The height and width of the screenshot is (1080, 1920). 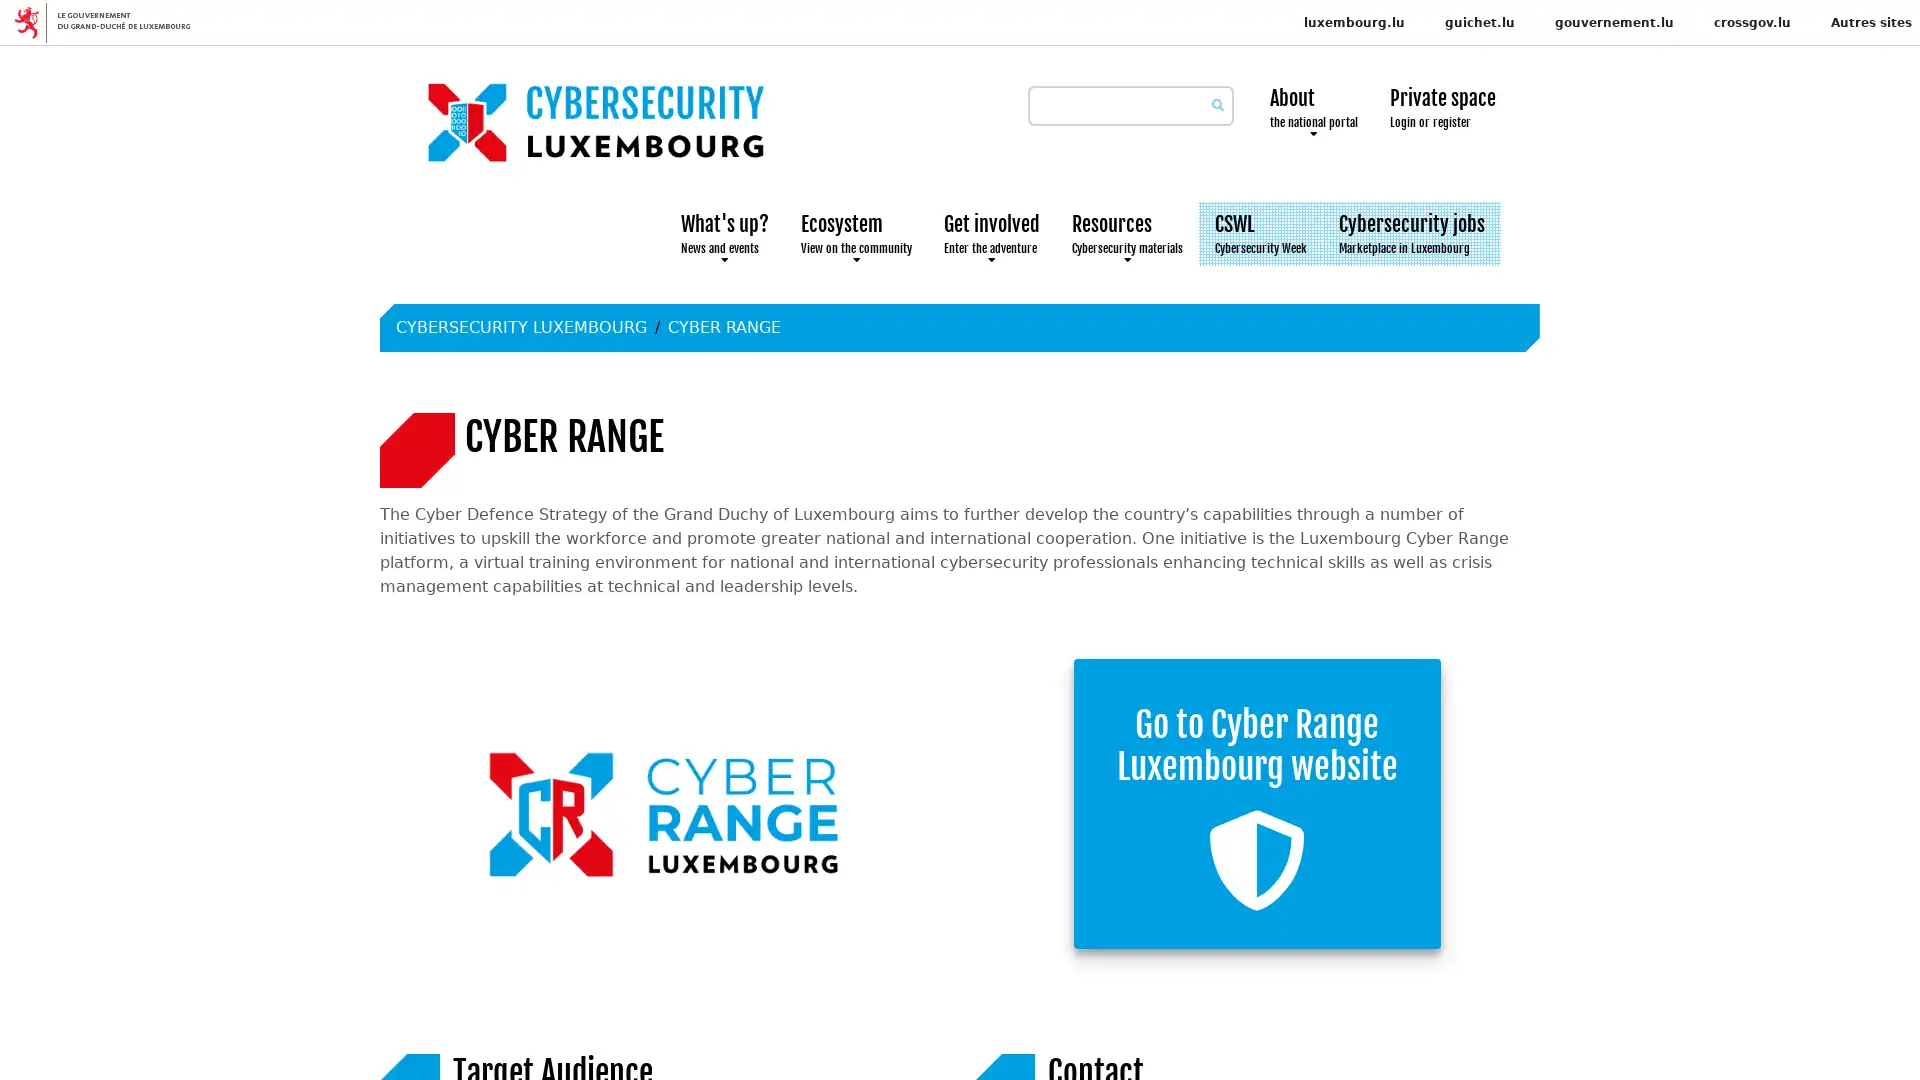 I want to click on CYBER RANGE, so click(x=723, y=326).